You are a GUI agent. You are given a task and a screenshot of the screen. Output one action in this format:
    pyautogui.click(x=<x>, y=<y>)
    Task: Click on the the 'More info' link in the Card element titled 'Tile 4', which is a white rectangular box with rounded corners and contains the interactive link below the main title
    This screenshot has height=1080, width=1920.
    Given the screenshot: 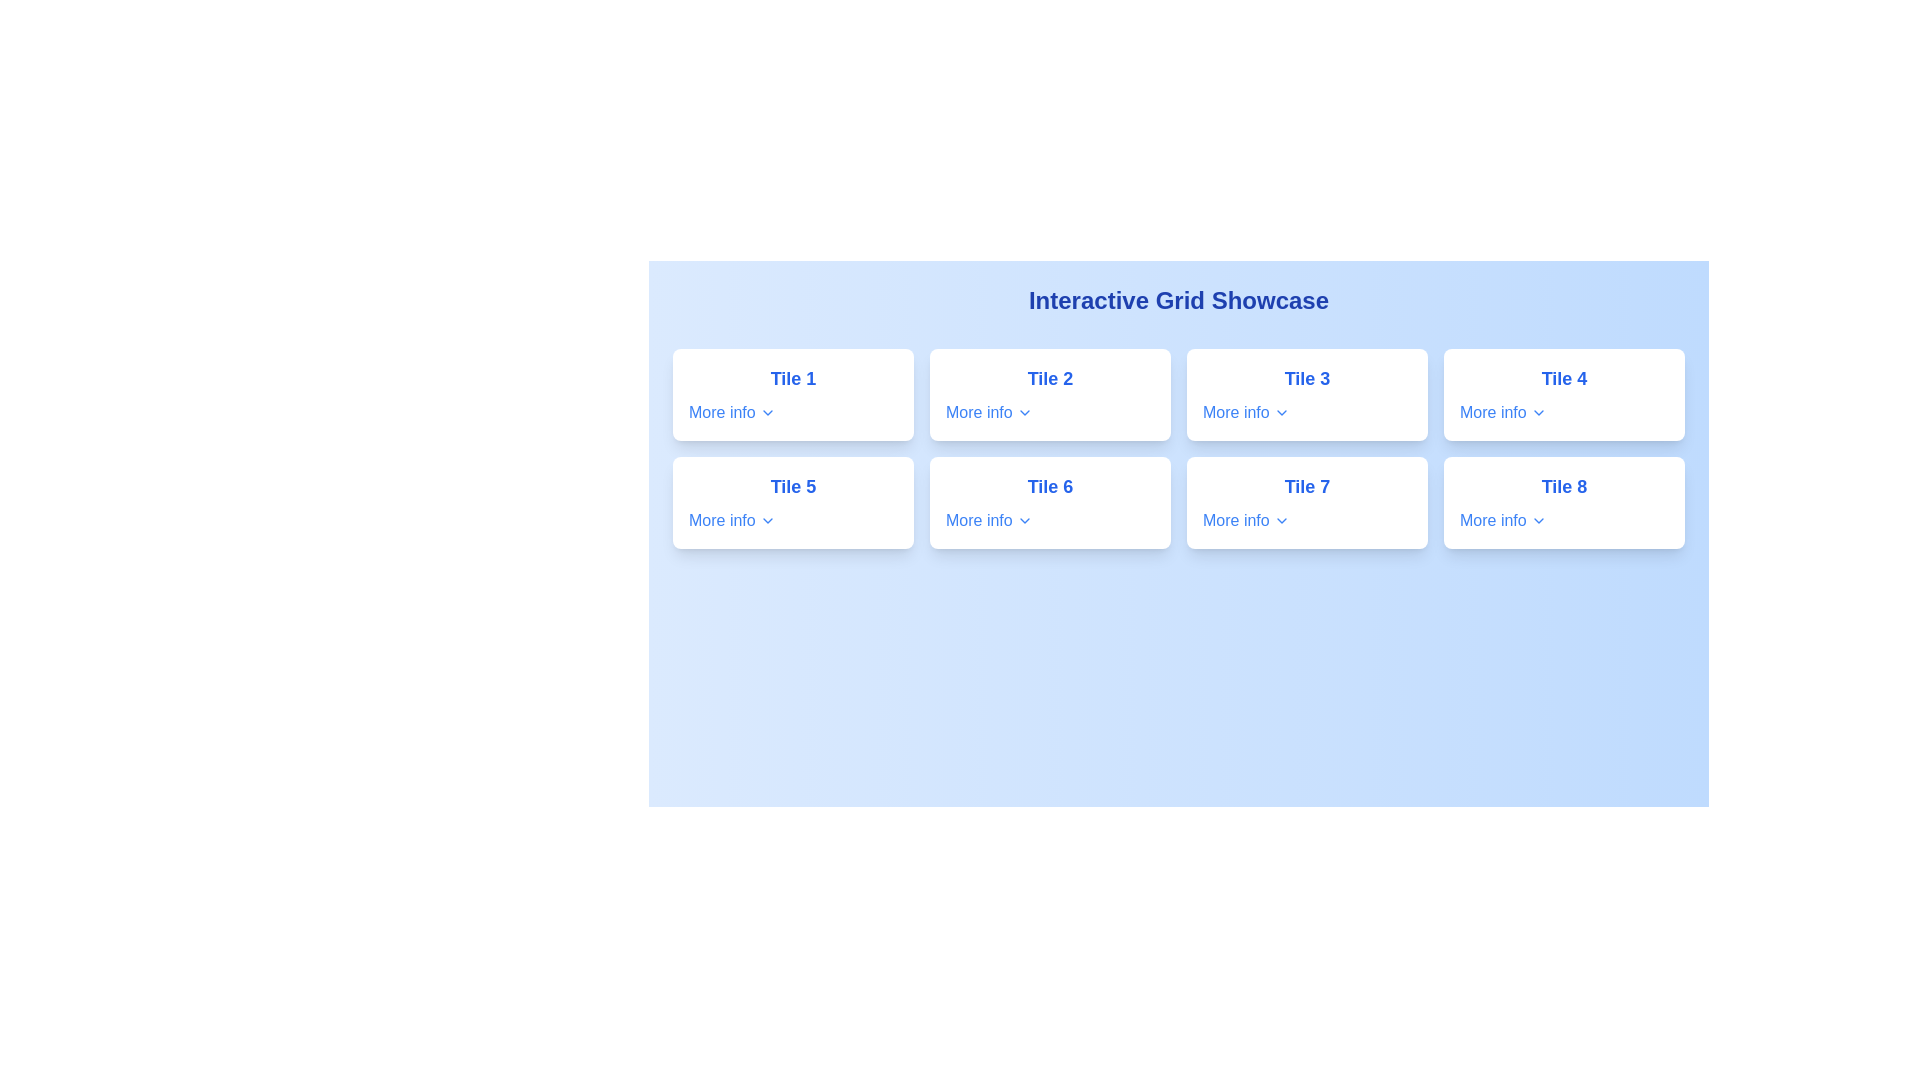 What is the action you would take?
    pyautogui.click(x=1563, y=394)
    